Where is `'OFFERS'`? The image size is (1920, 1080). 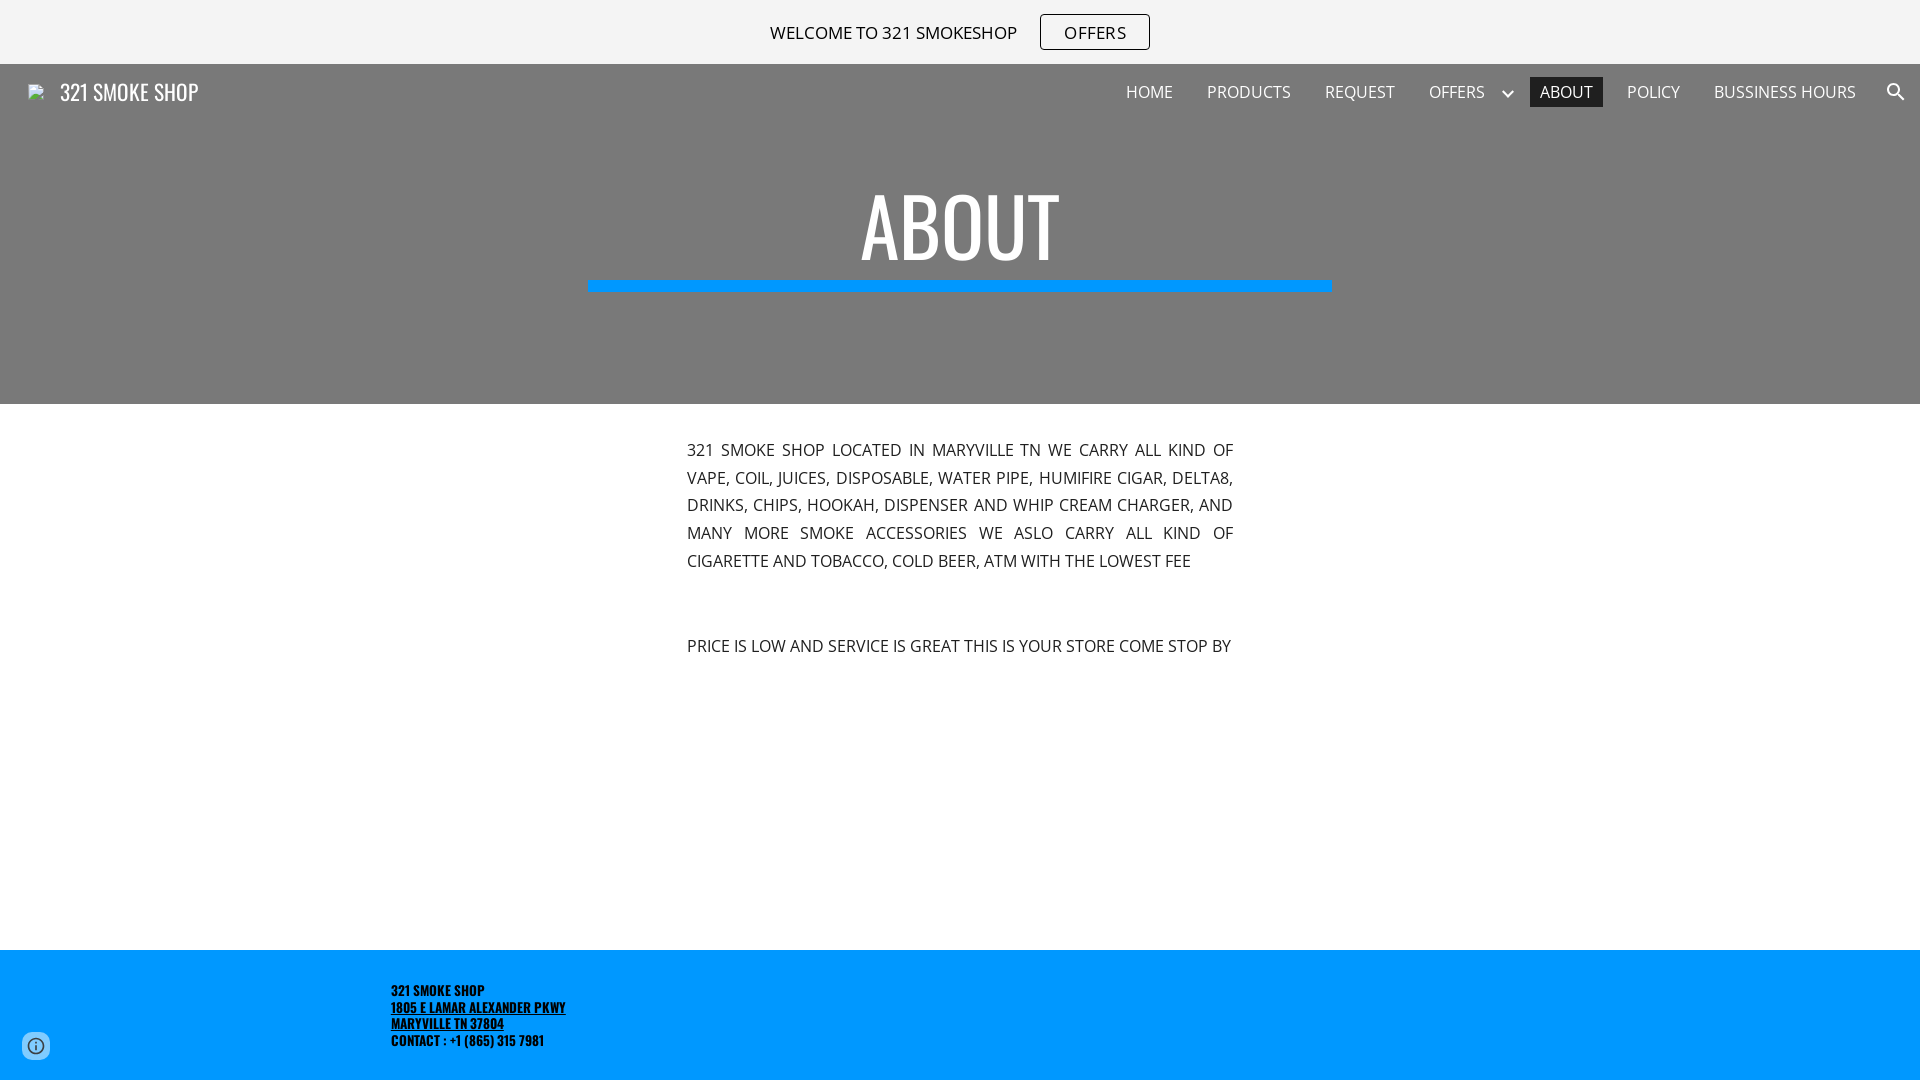
'OFFERS' is located at coordinates (1457, 92).